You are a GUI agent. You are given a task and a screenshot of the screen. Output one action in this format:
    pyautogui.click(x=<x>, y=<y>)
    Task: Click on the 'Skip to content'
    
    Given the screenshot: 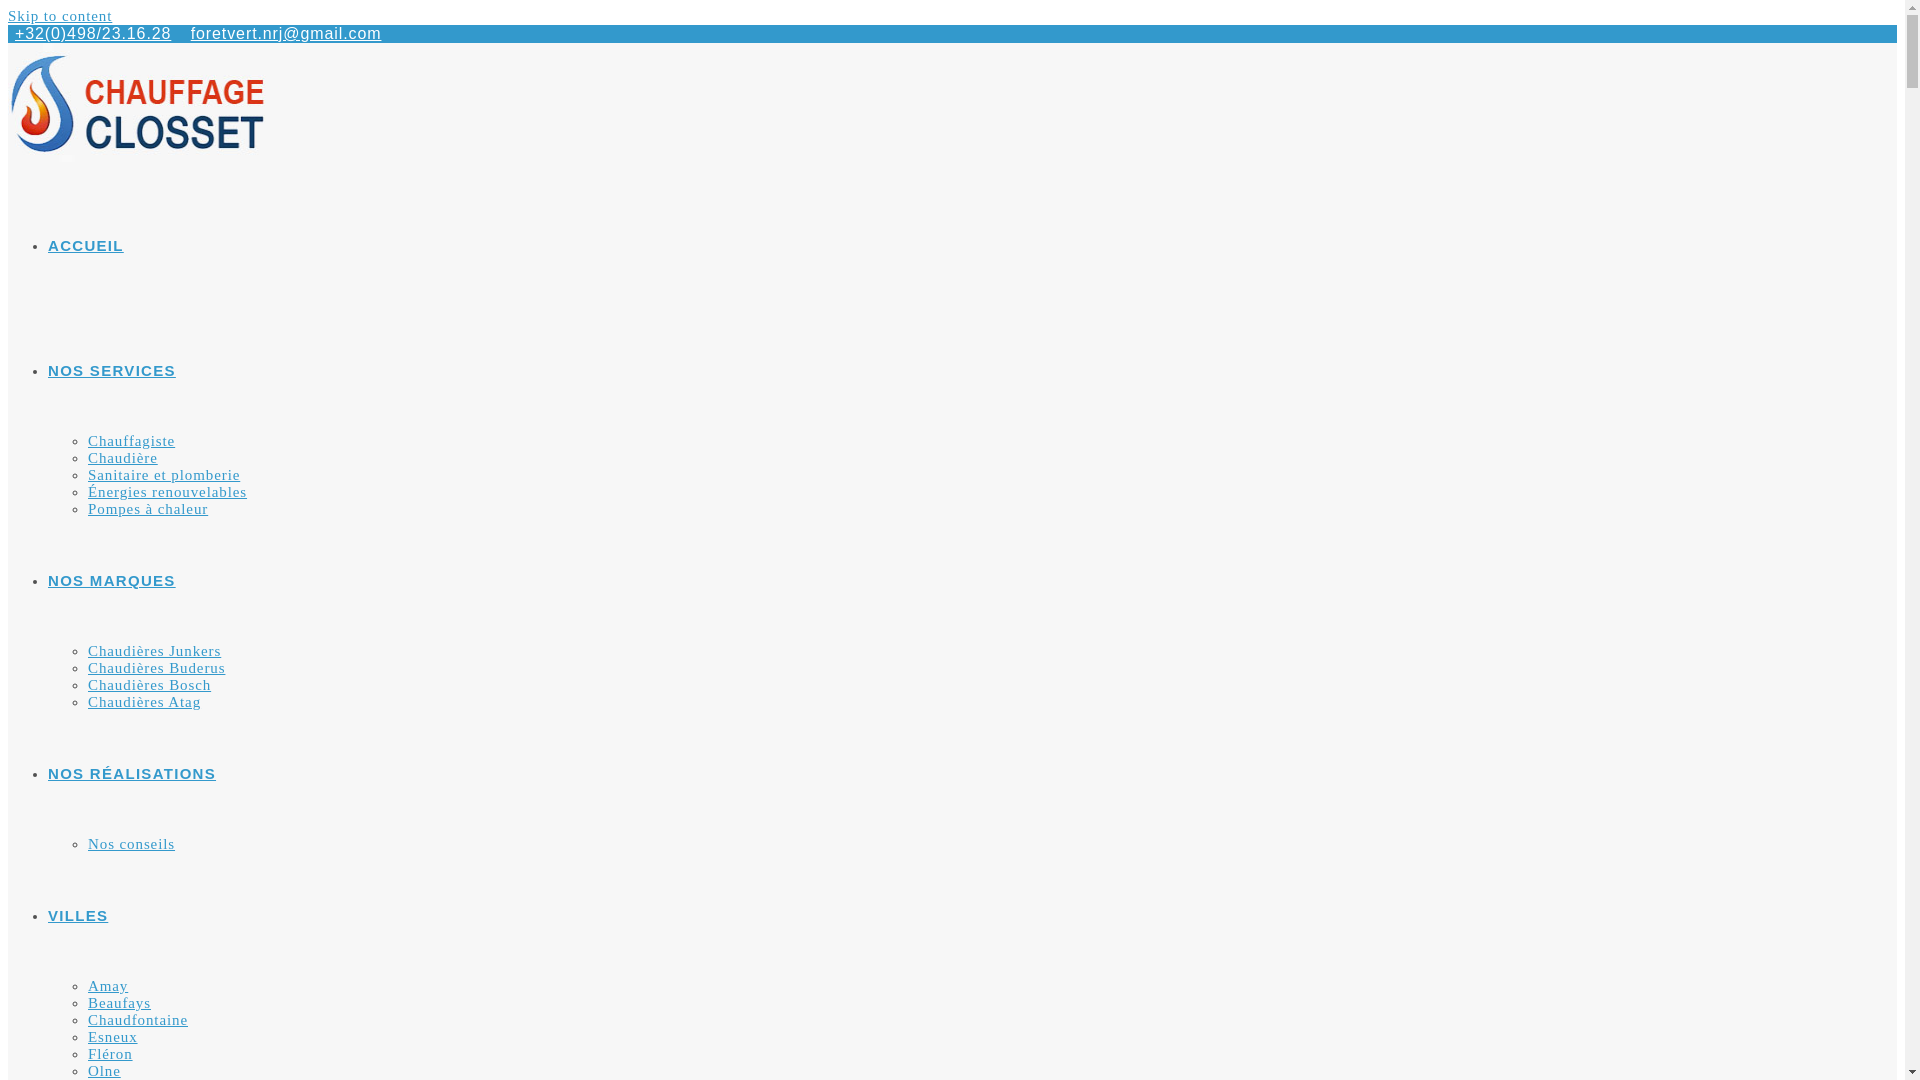 What is the action you would take?
    pyautogui.click(x=59, y=15)
    